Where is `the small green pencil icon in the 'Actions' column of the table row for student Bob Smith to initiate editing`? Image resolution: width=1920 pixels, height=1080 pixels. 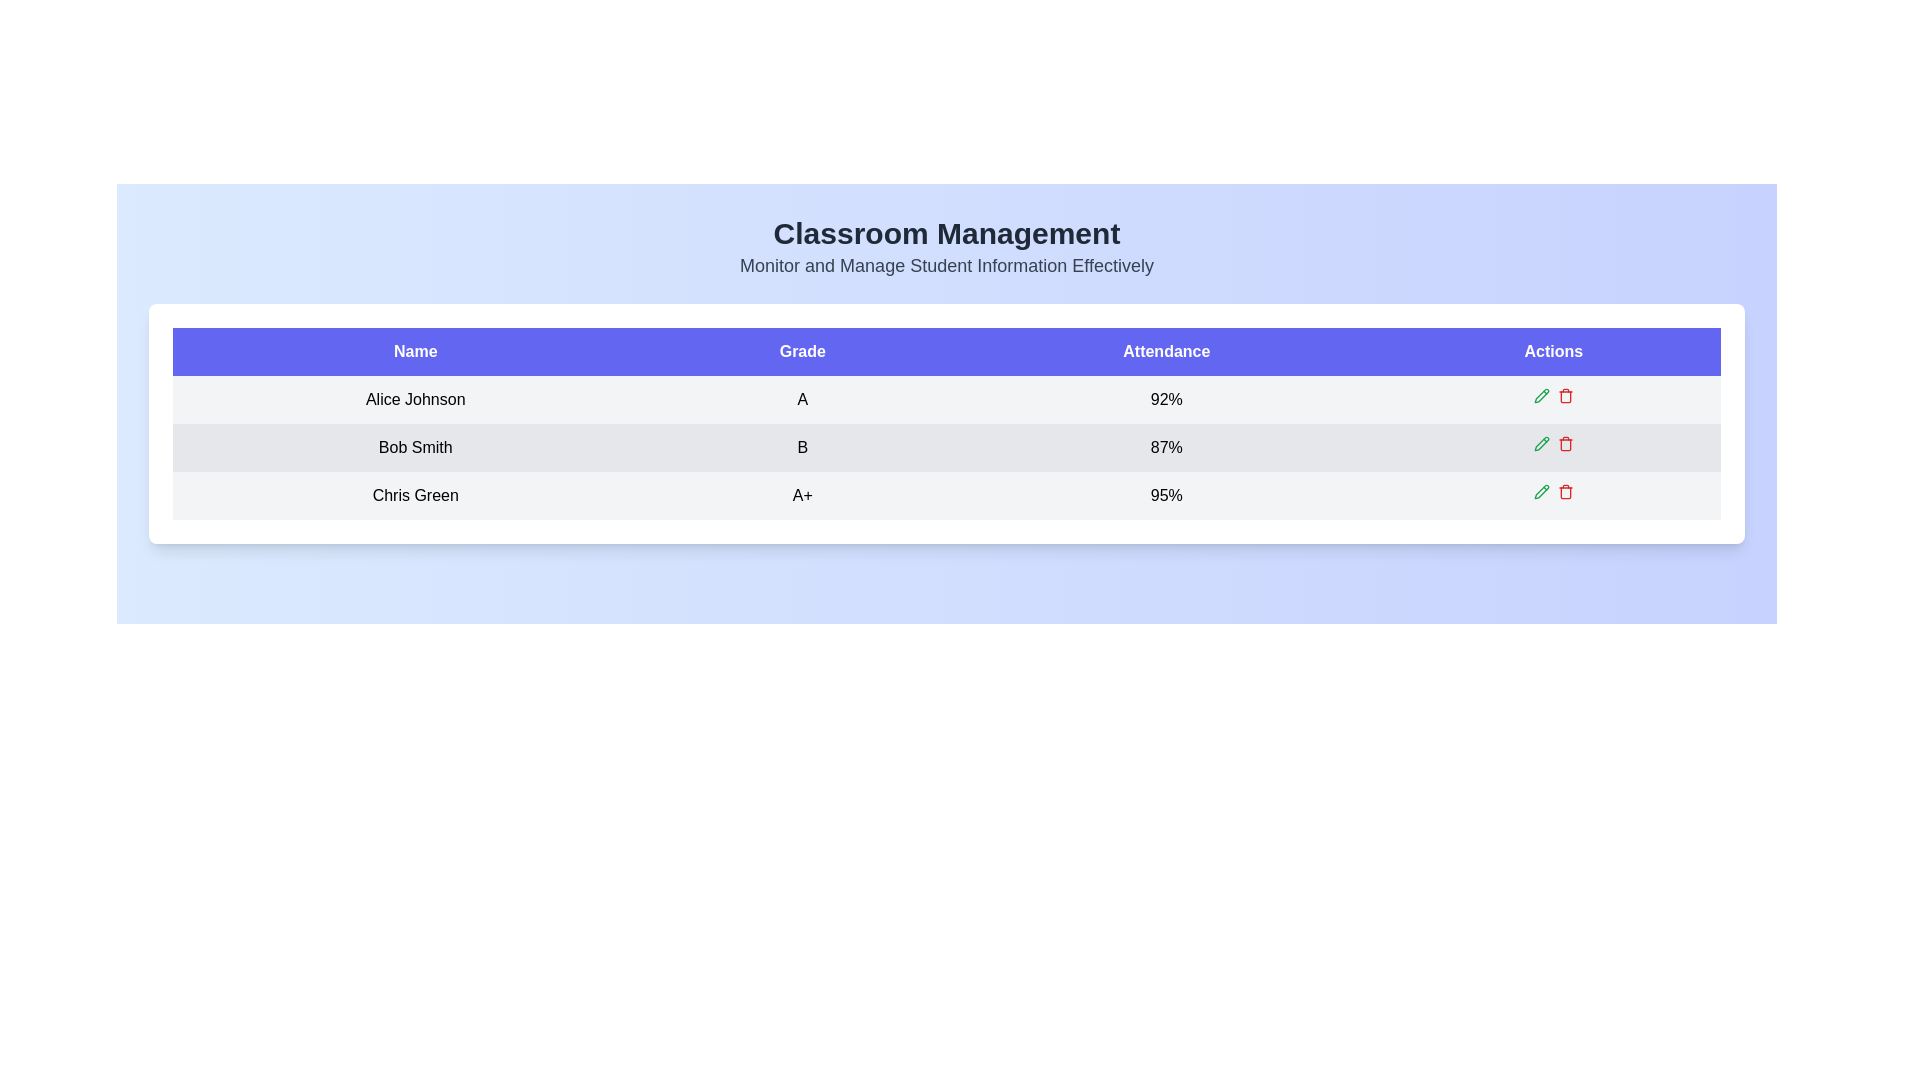
the small green pencil icon in the 'Actions' column of the table row for student Bob Smith to initiate editing is located at coordinates (1540, 442).